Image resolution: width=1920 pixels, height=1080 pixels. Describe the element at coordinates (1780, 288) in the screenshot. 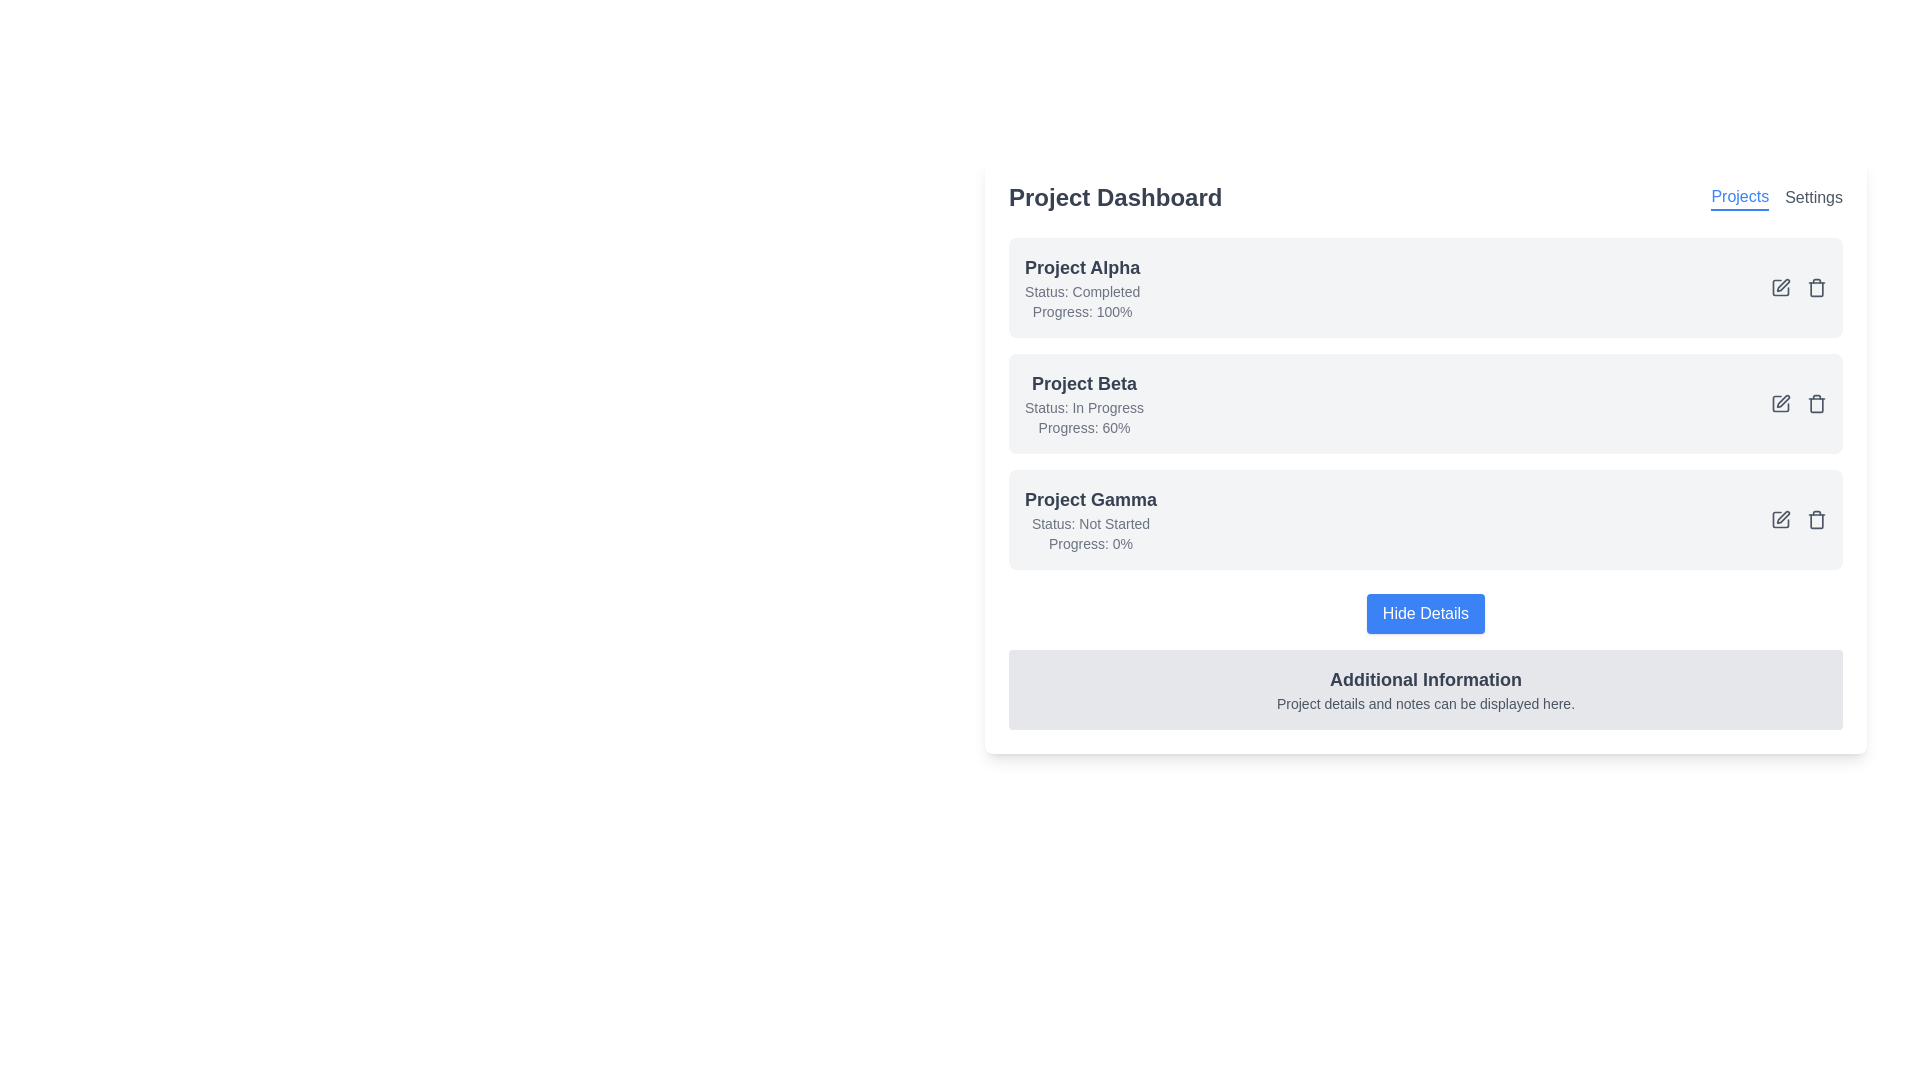

I see `the top left portion of the 'square and pen' icon representing the 'edit' functionality for 'Project Alpha' in the 'Project Dashboard'` at that location.